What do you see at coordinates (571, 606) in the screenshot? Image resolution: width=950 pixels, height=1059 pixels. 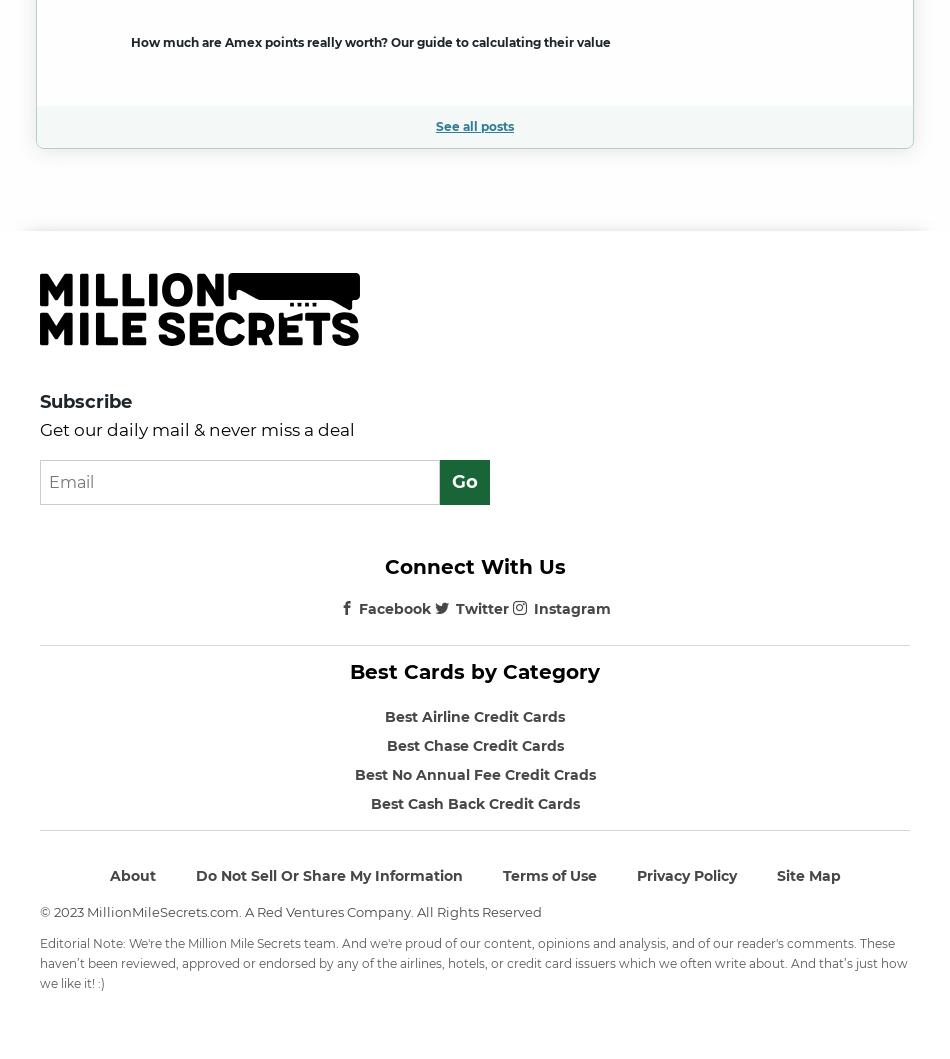 I see `'Instagram'` at bounding box center [571, 606].